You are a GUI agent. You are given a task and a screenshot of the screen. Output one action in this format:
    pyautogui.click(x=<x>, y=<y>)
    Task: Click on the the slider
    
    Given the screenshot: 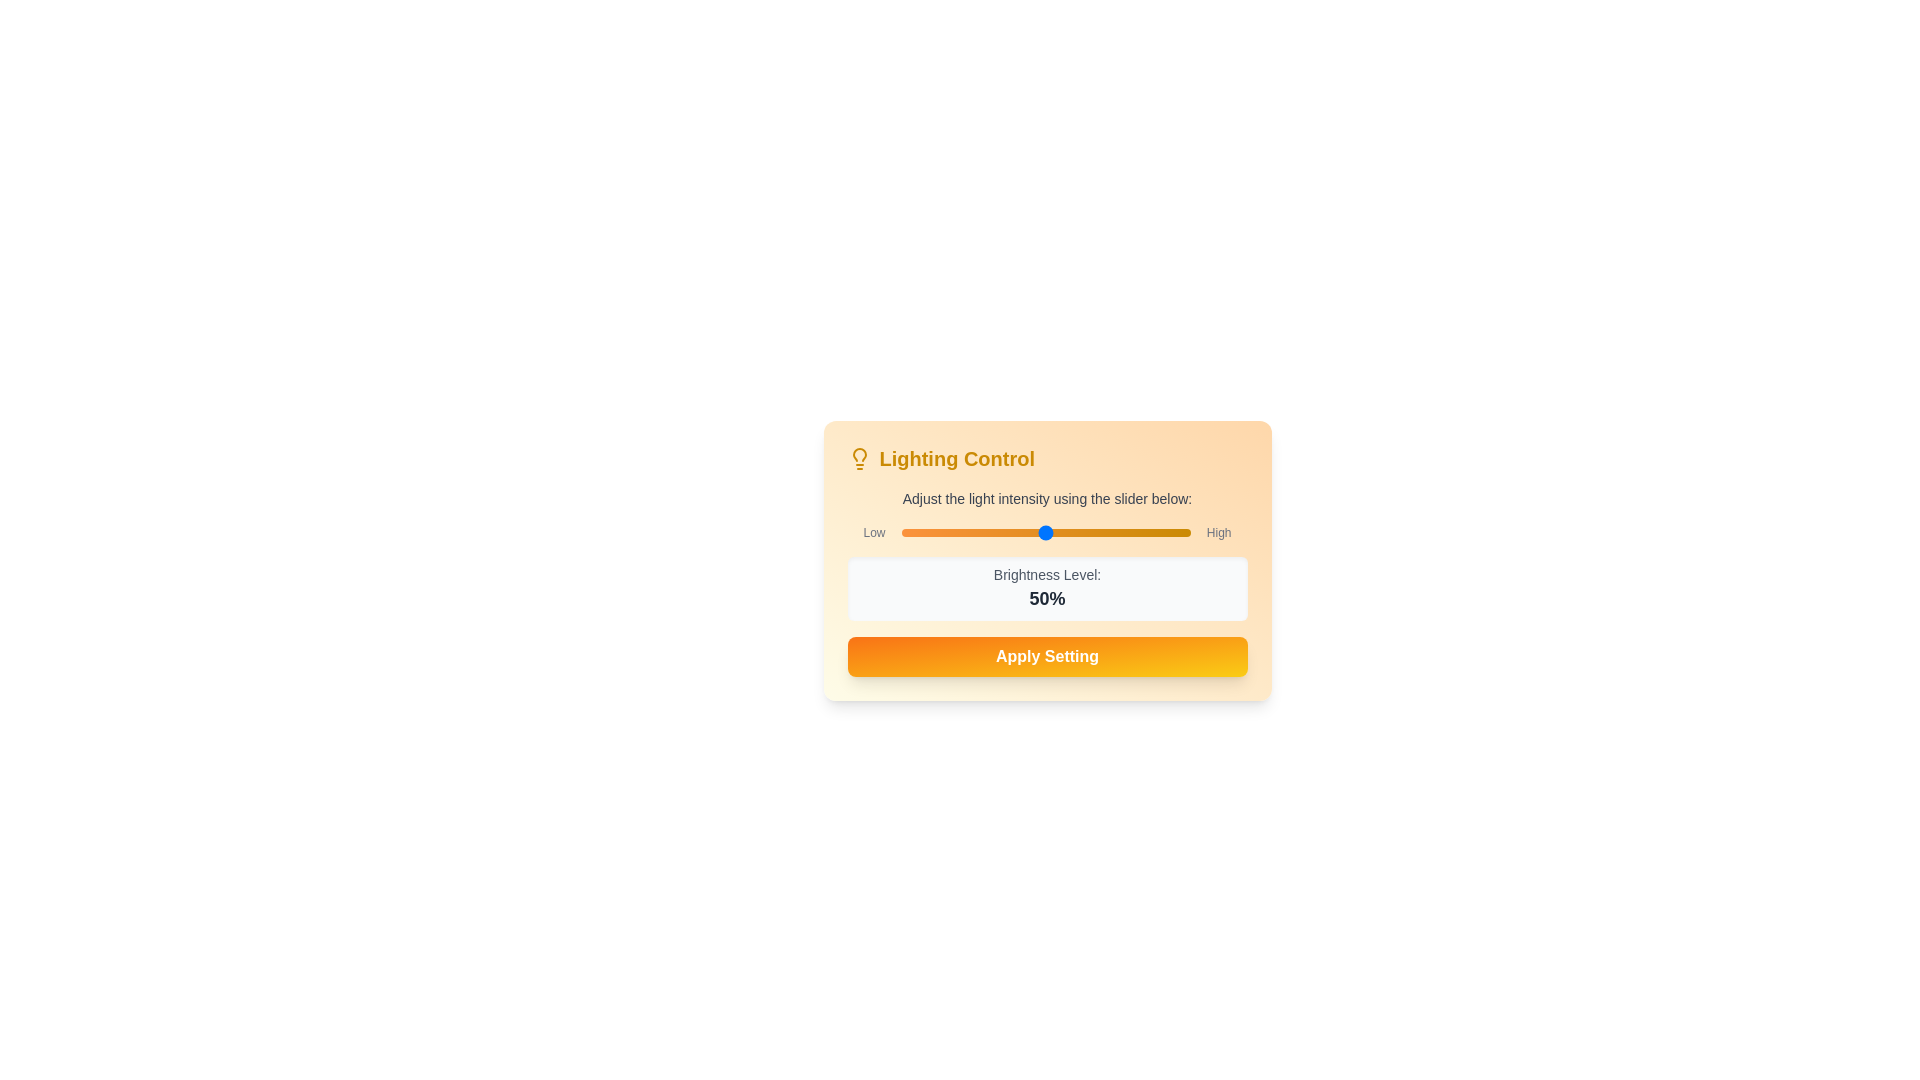 What is the action you would take?
    pyautogui.click(x=1144, y=531)
    